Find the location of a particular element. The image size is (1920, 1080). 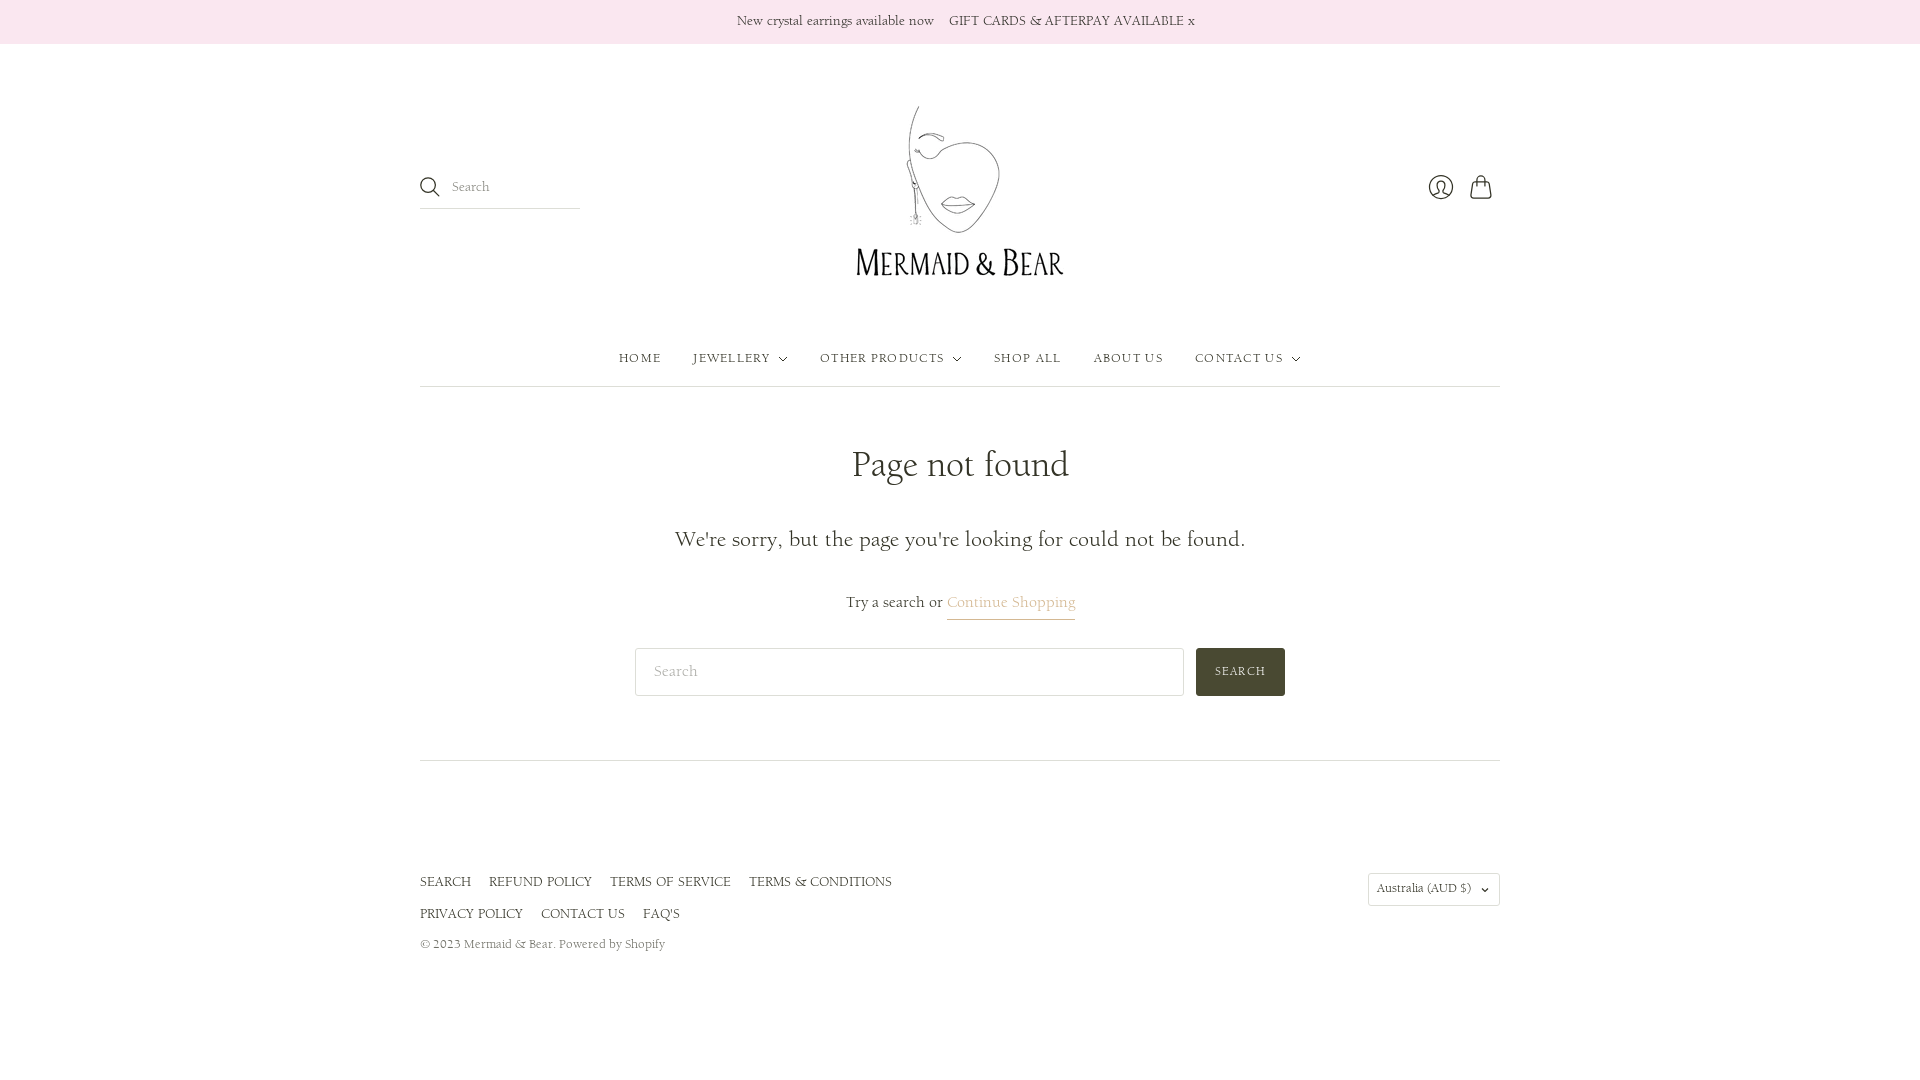

'FAQ'S' is located at coordinates (661, 914).